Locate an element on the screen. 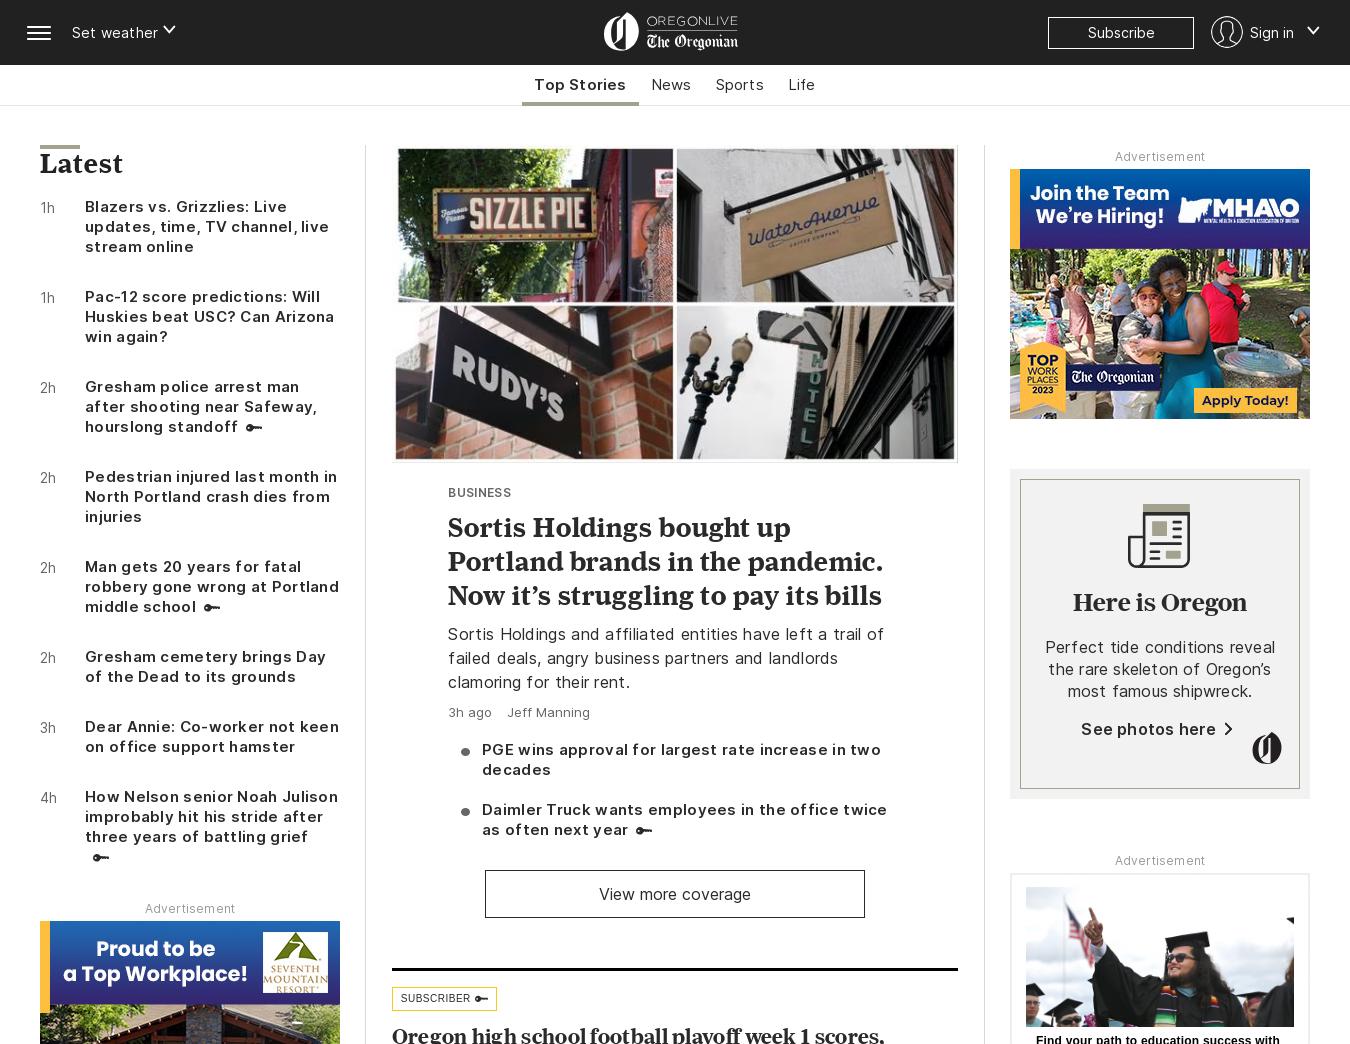  'See photos here' is located at coordinates (1147, 729).